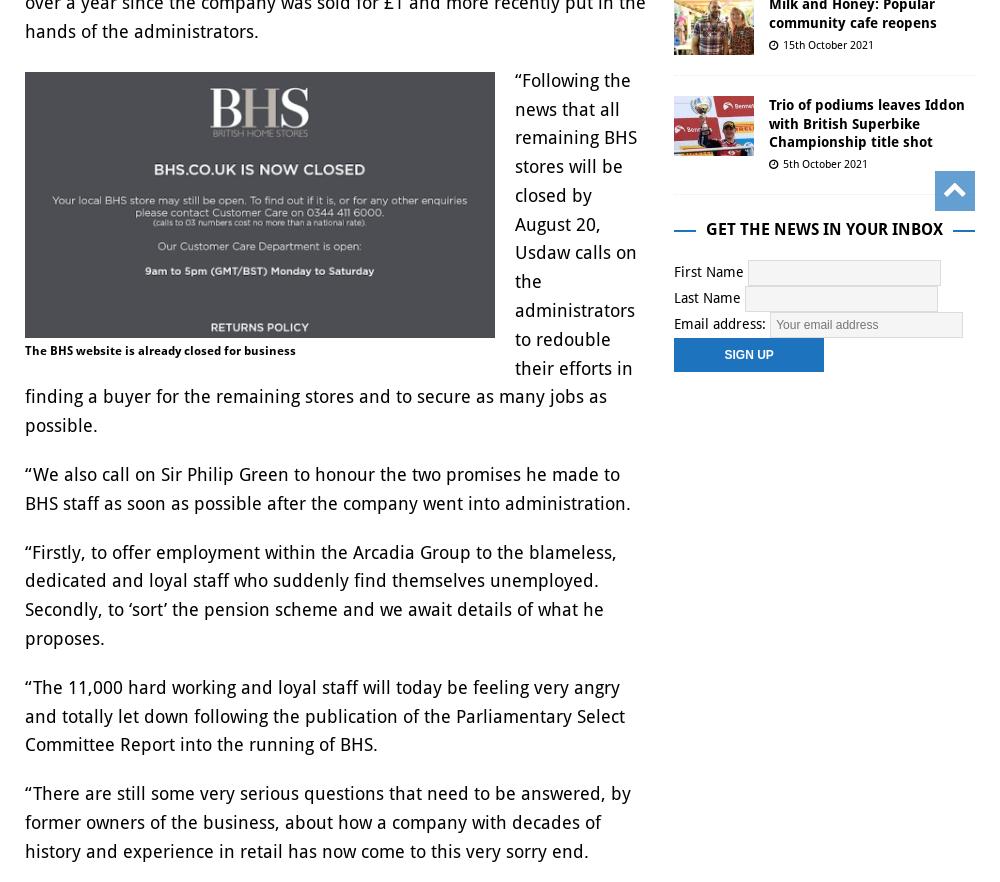  Describe the element at coordinates (721, 323) in the screenshot. I see `'Email address:'` at that location.